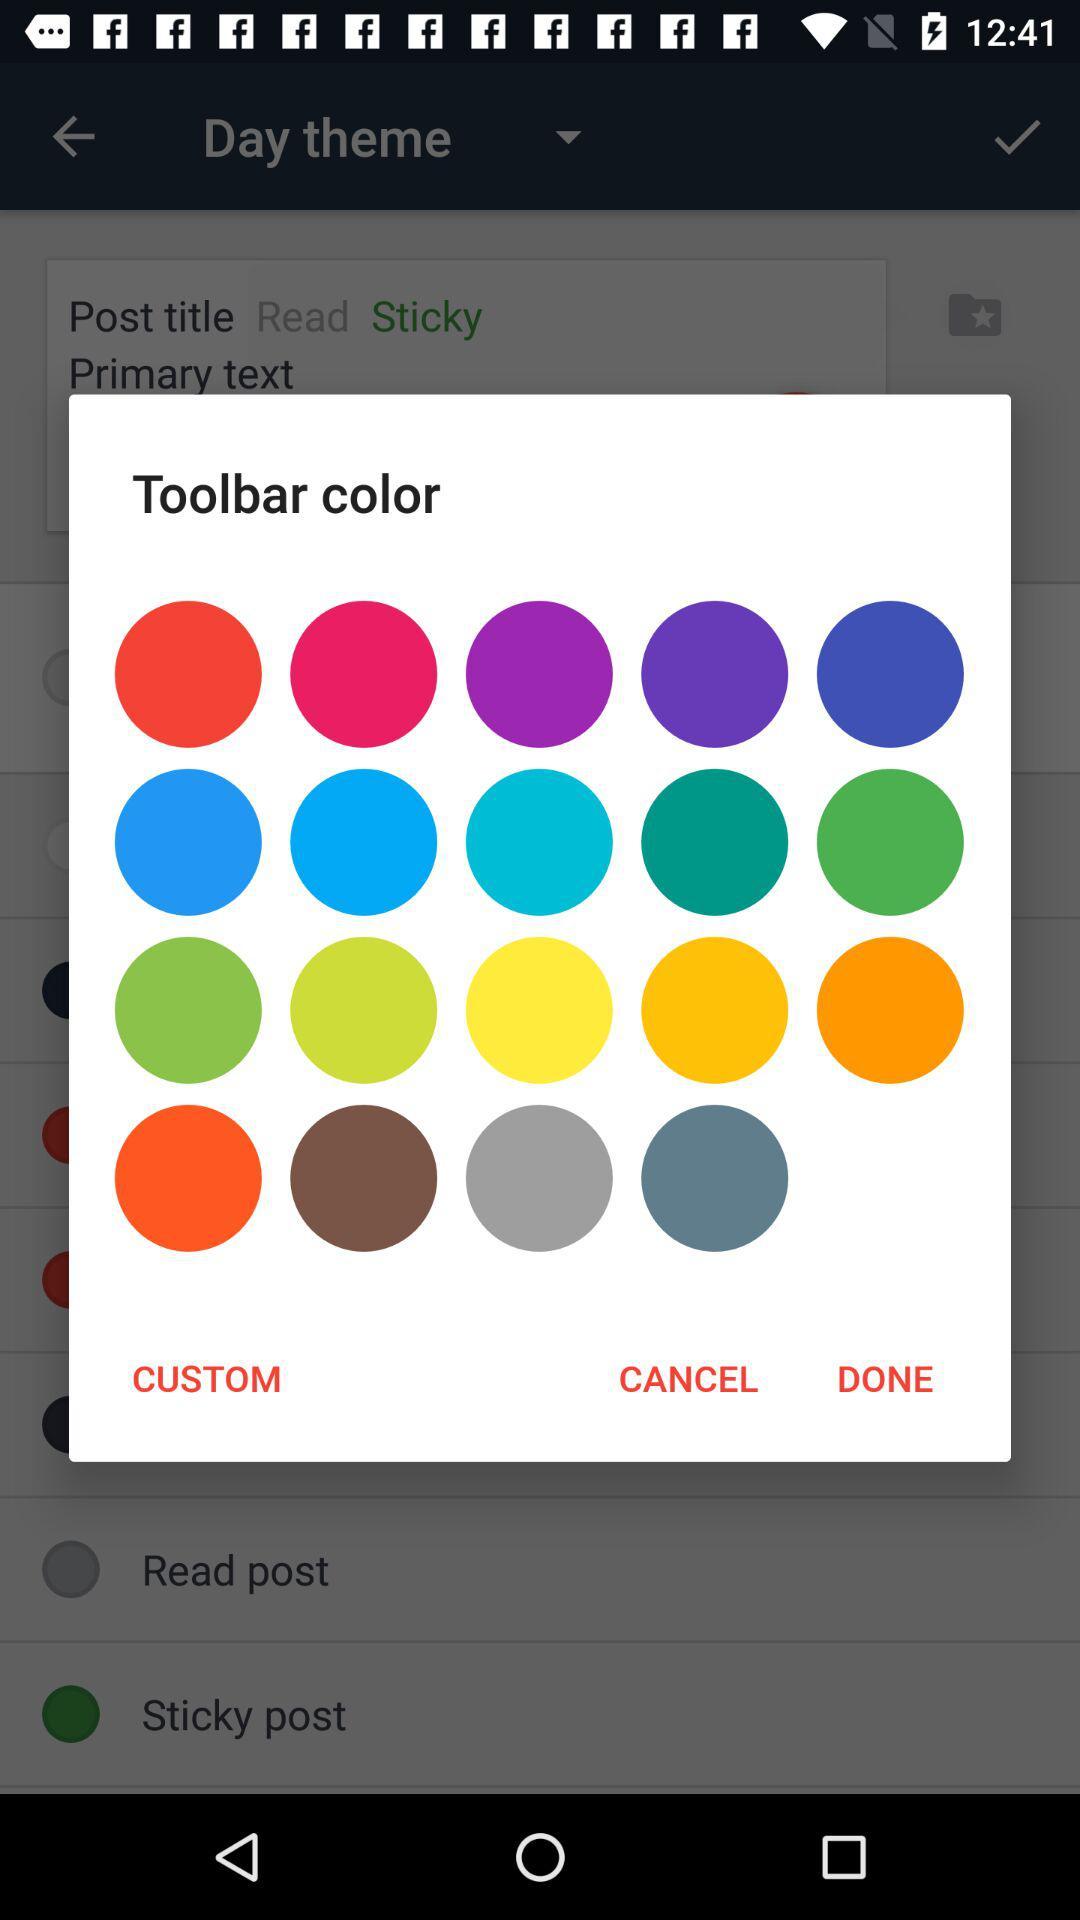 The image size is (1080, 1920). Describe the element at coordinates (207, 1376) in the screenshot. I see `the icon next to cancel icon` at that location.